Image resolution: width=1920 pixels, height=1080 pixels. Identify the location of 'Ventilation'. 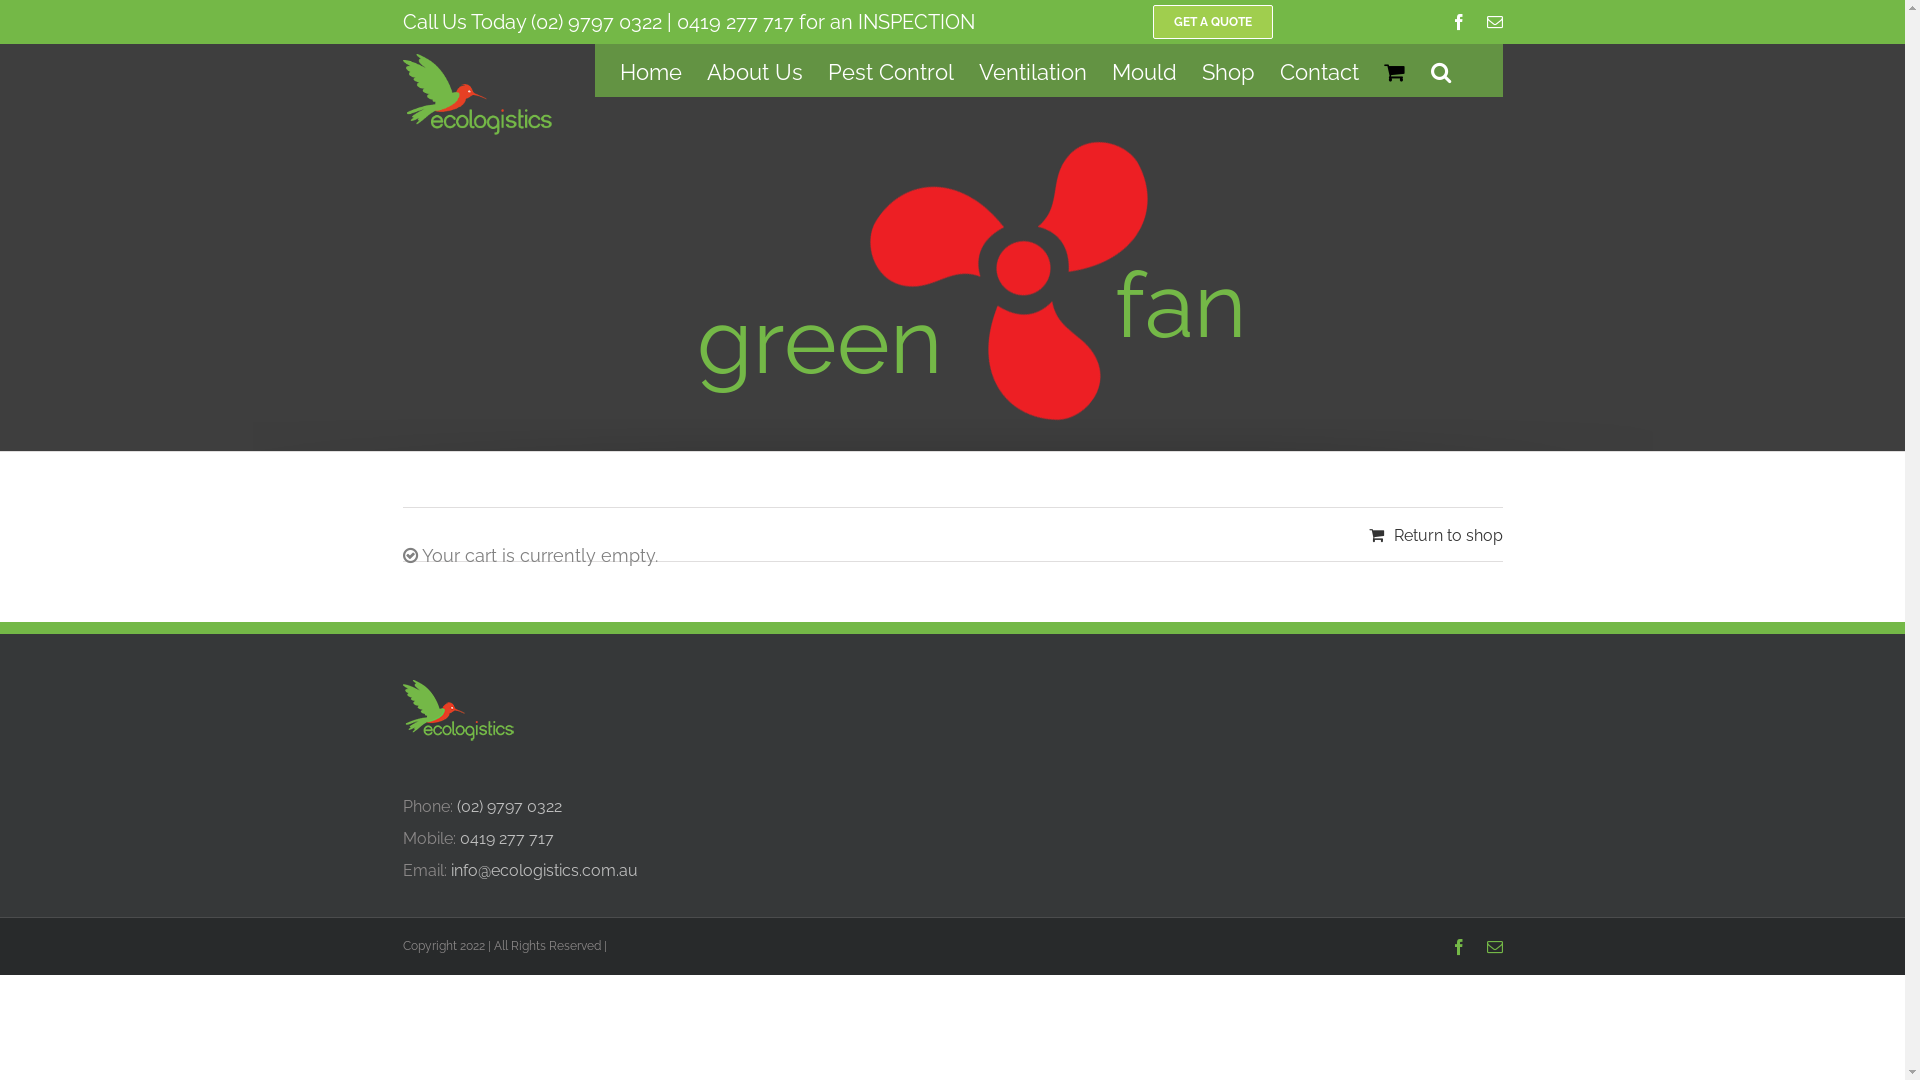
(1032, 69).